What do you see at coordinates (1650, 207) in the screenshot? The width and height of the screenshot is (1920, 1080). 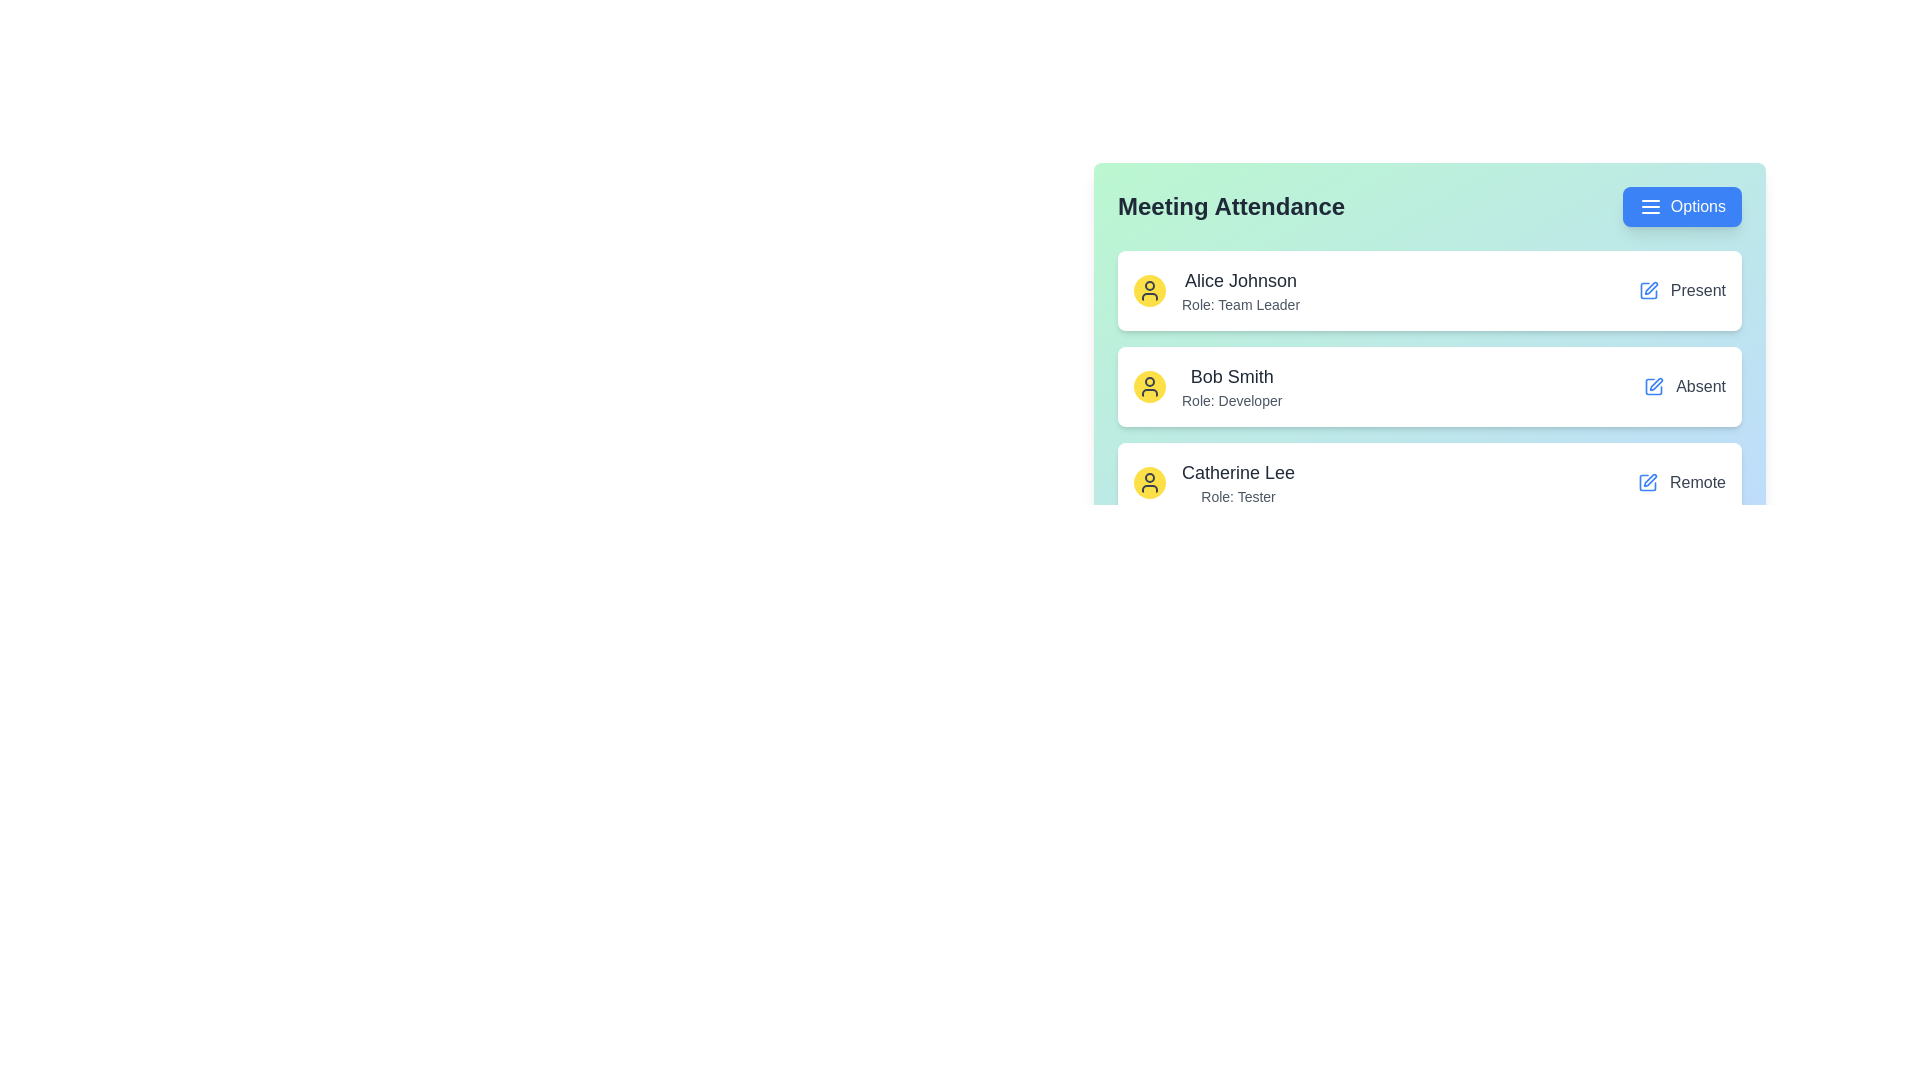 I see `the hamburger menu icon` at bounding box center [1650, 207].